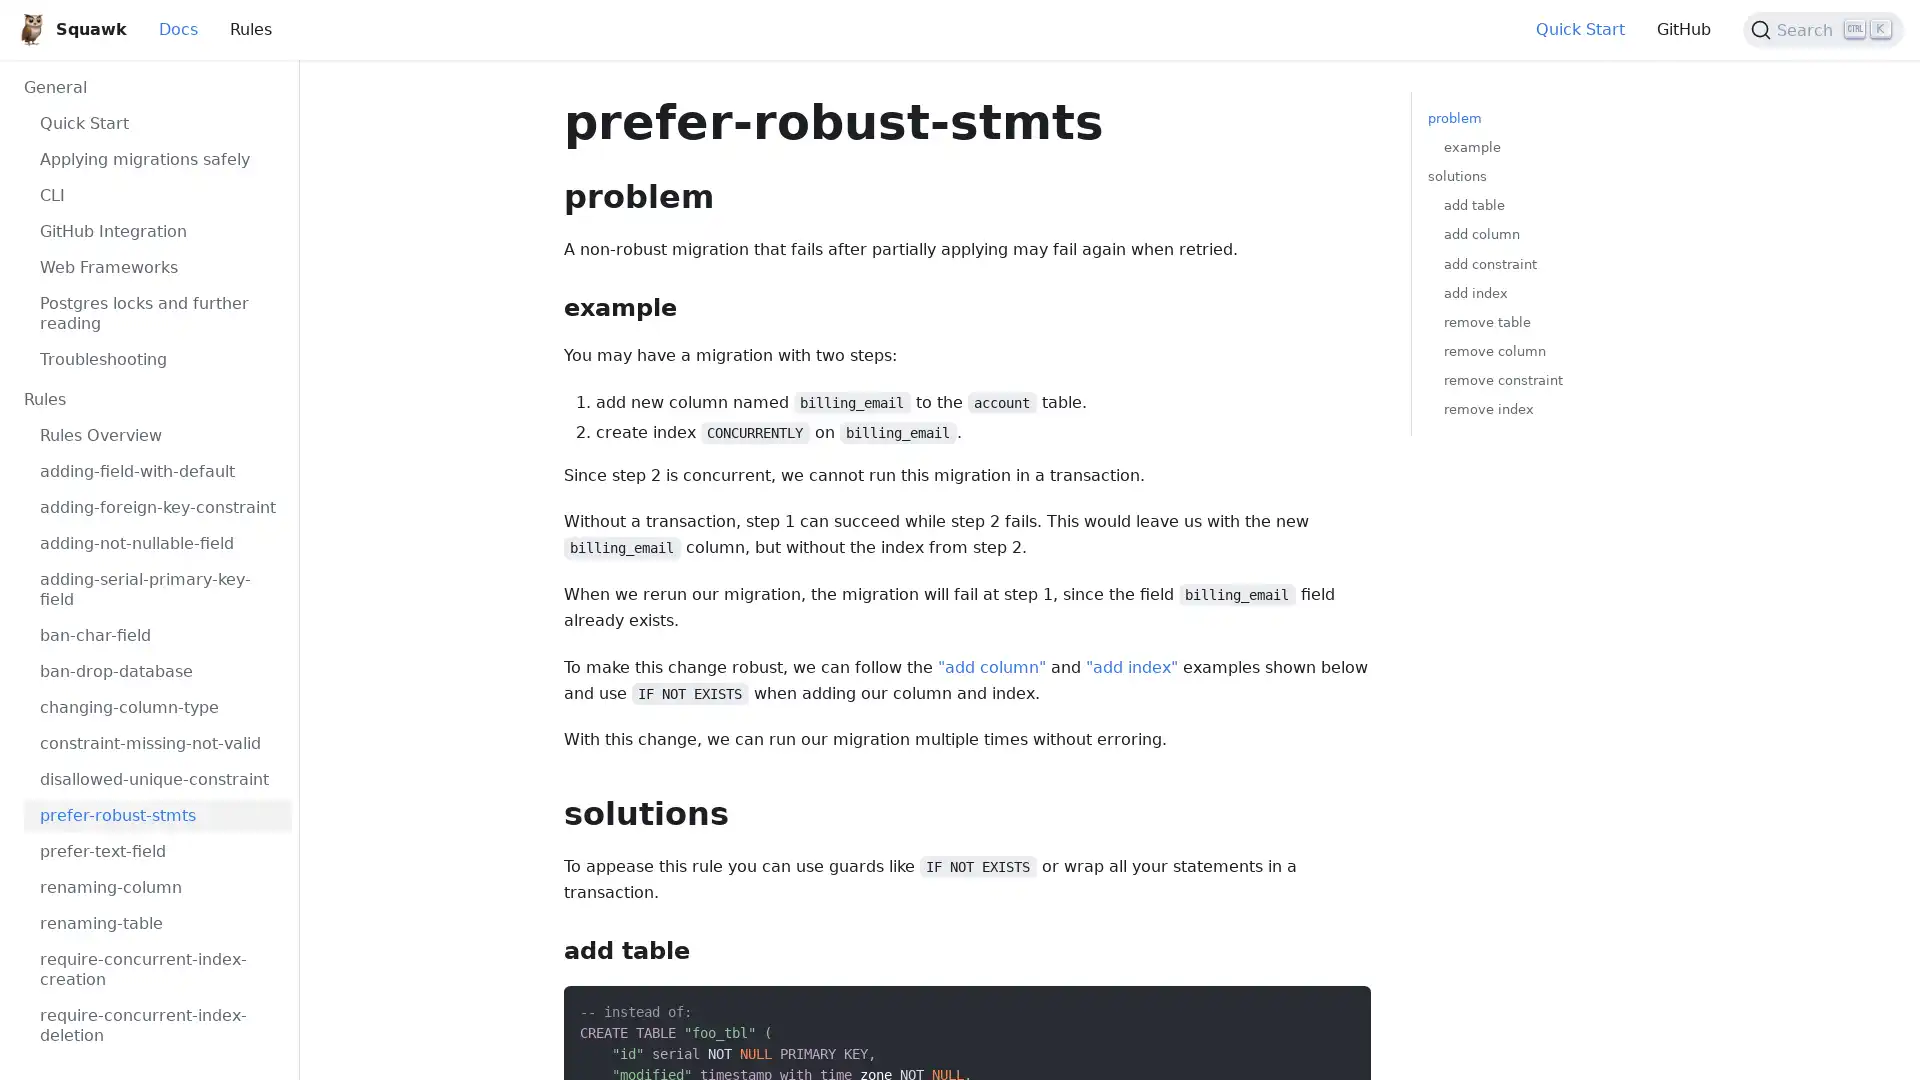 This screenshot has width=1920, height=1080. What do you see at coordinates (1338, 1007) in the screenshot?
I see `Copy code to clipboard` at bounding box center [1338, 1007].